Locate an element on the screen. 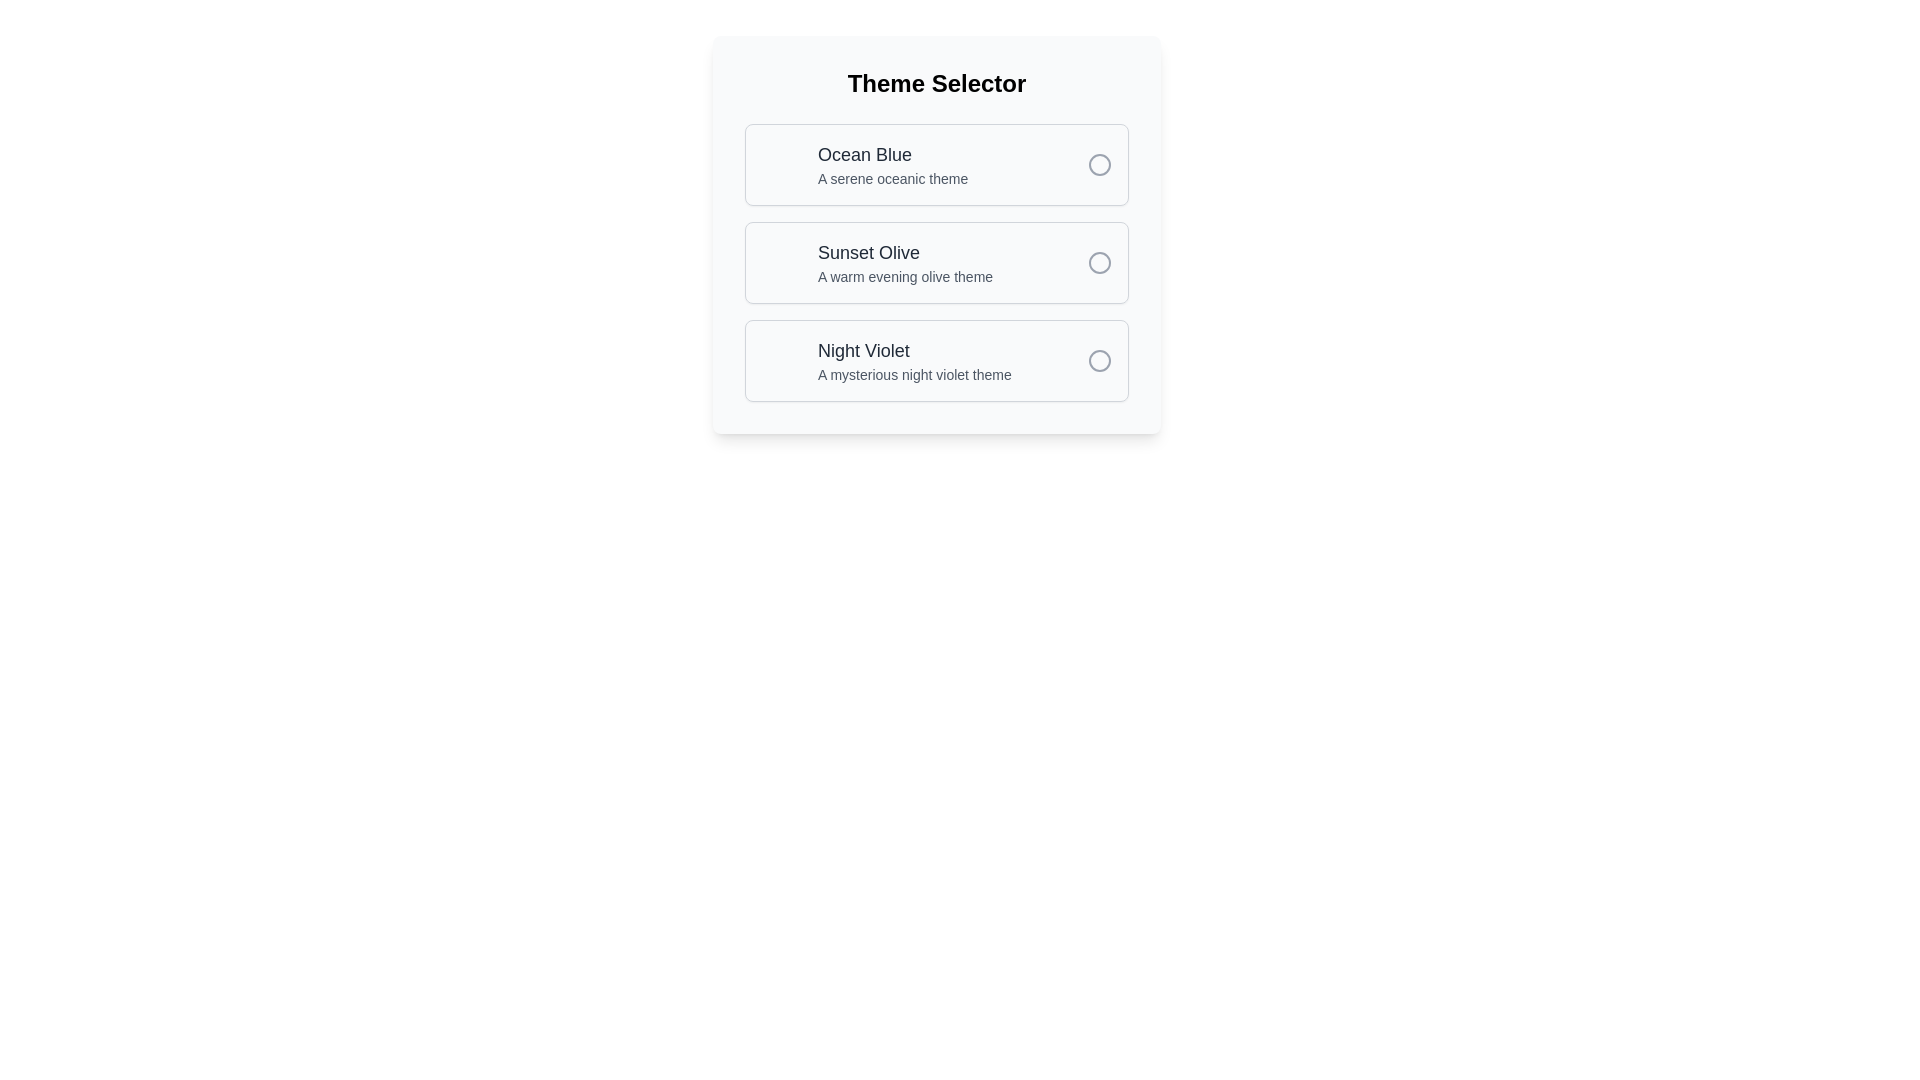 The image size is (1920, 1080). the 'Night Violet' theme option in the Theme Selector list is located at coordinates (935, 361).